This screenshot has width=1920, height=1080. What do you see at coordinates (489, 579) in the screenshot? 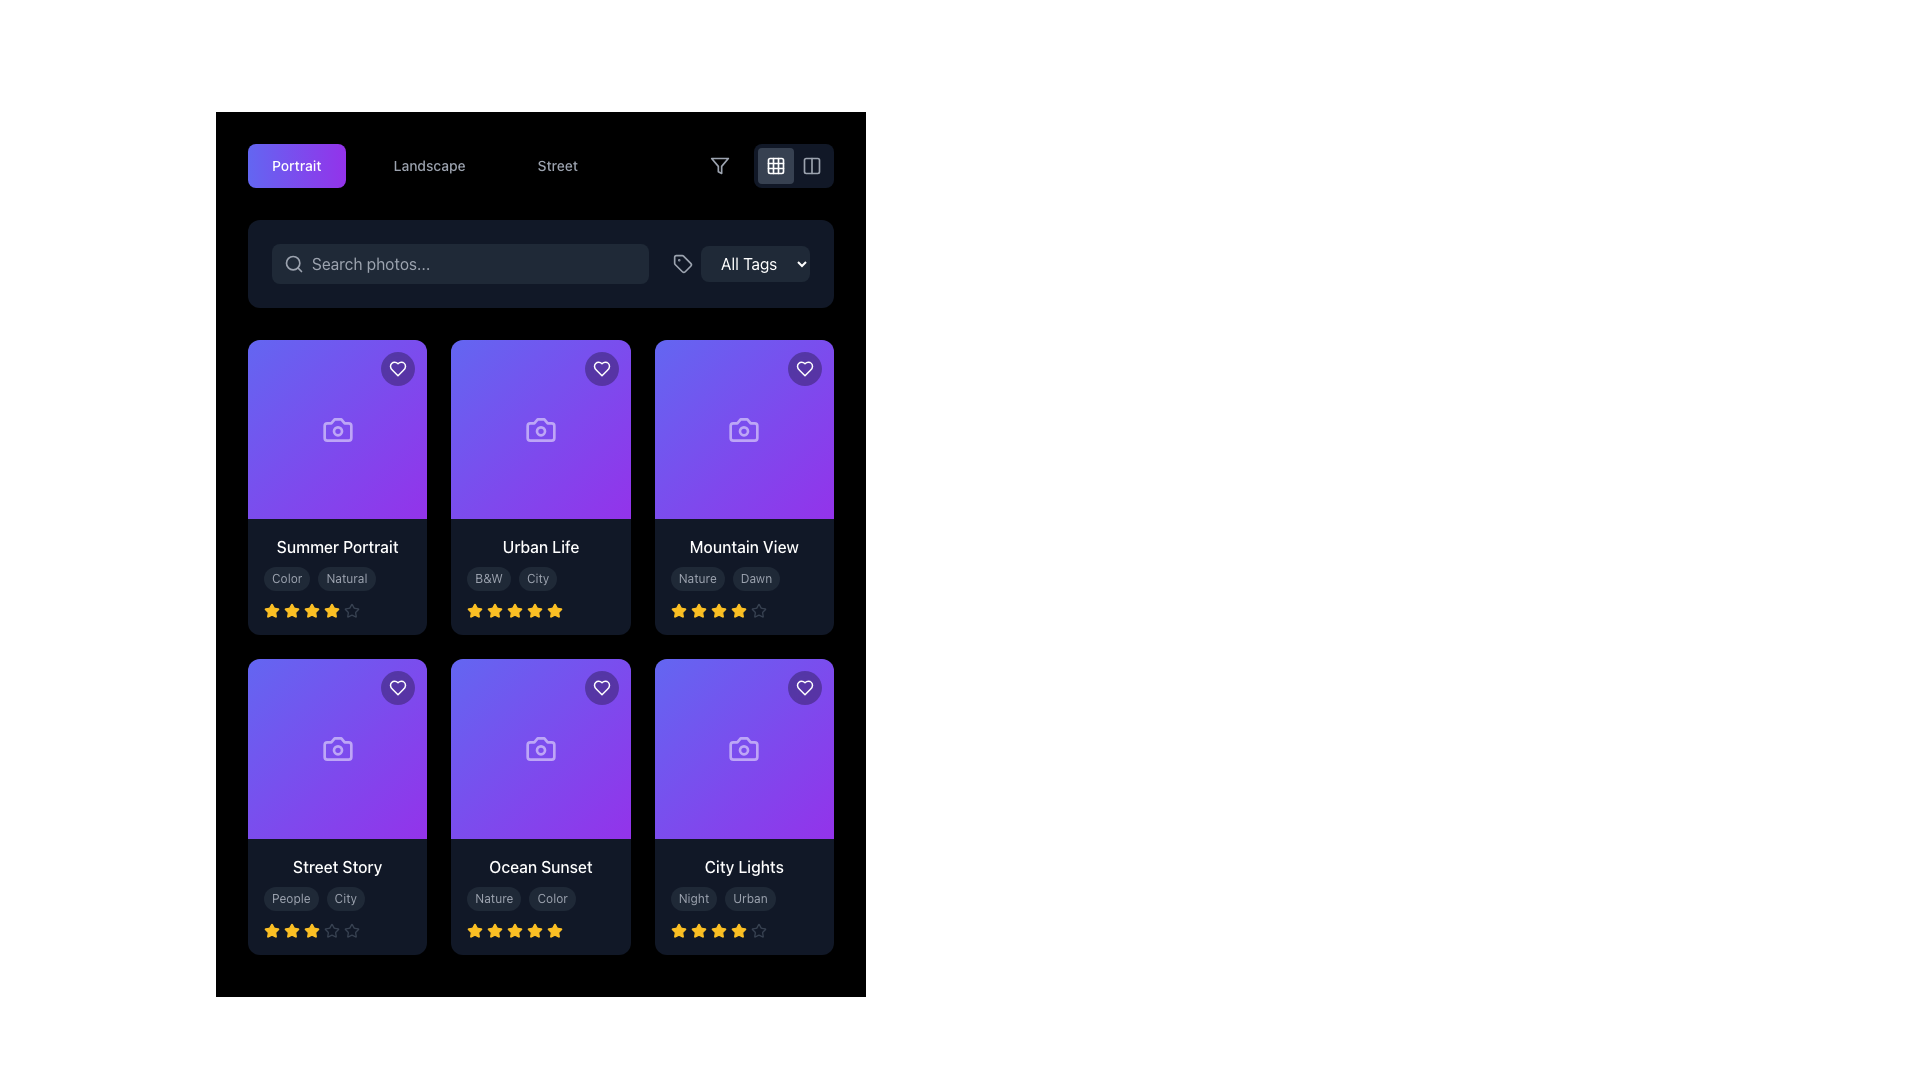
I see `the leftmost Metadata Label displaying 'B&W' in light gray on a dark gray background` at bounding box center [489, 579].